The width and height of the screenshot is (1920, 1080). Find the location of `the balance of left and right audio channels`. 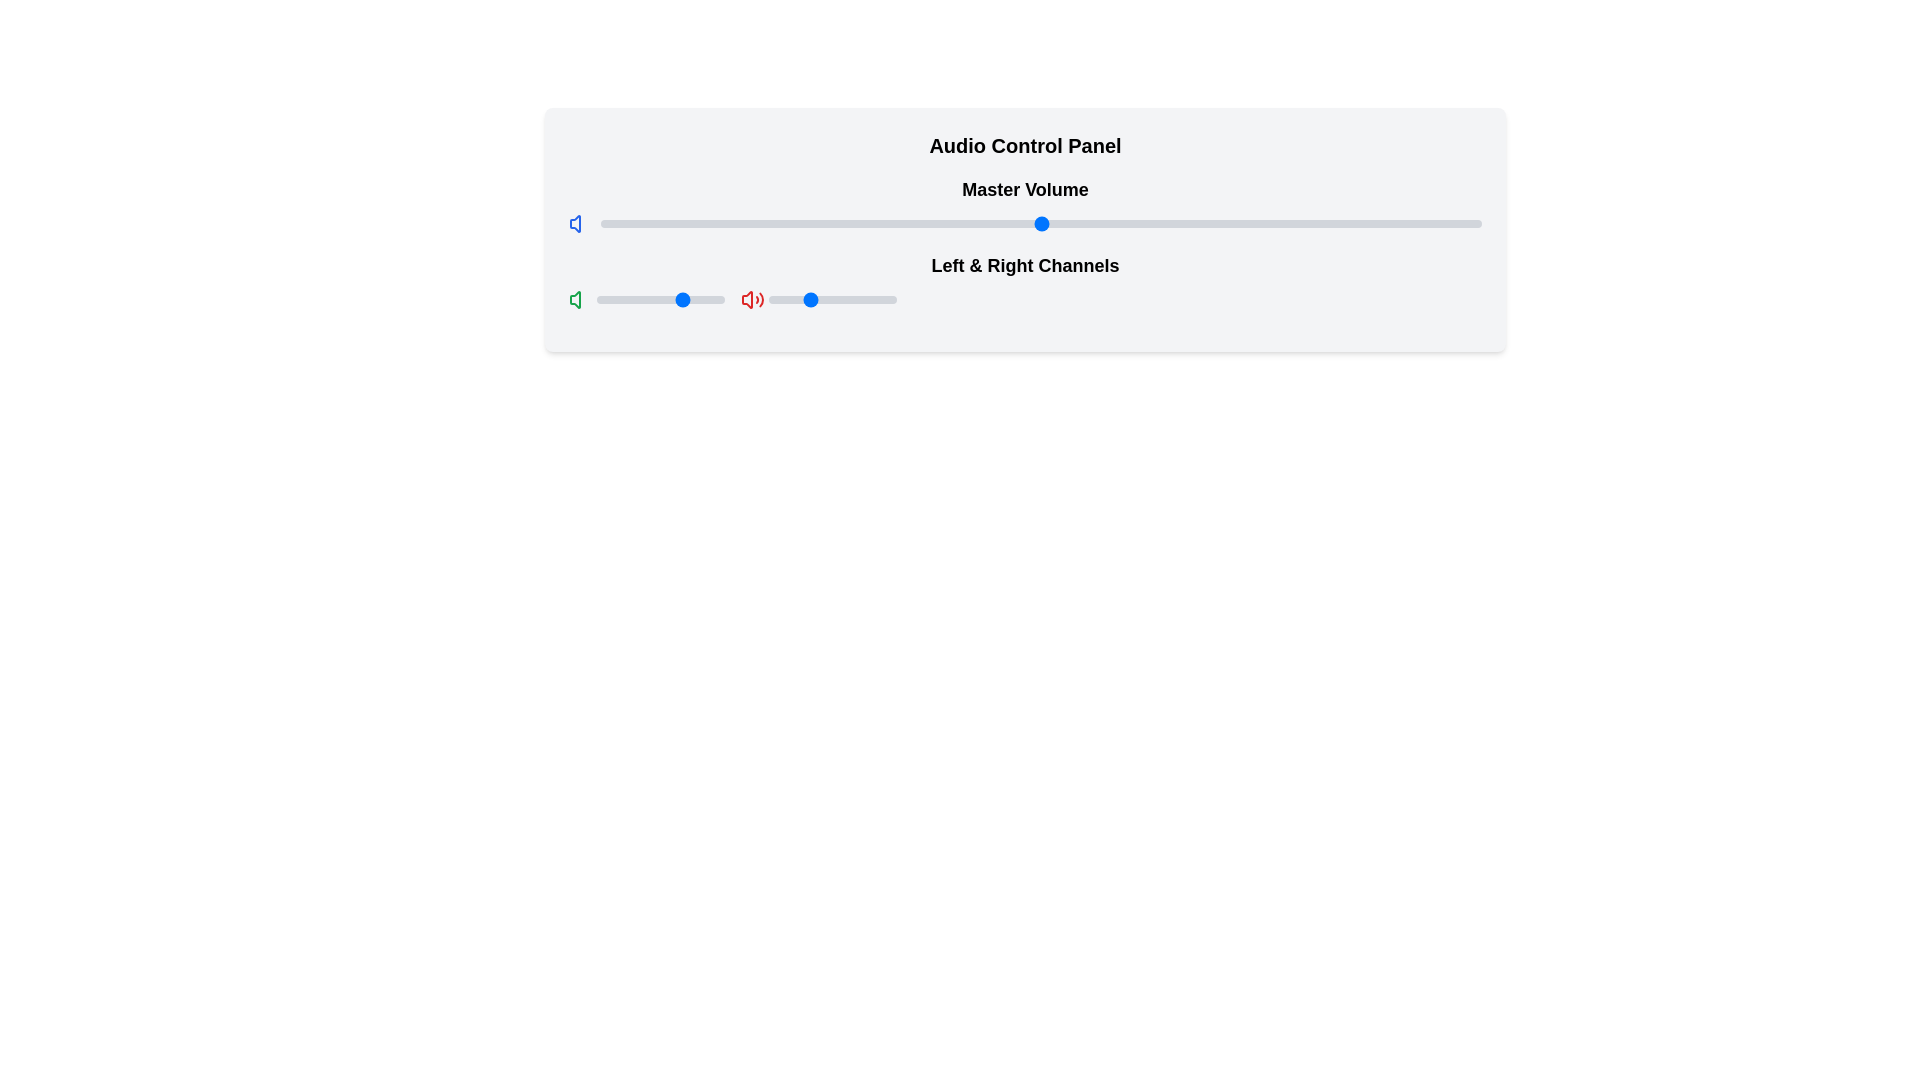

the balance of left and right audio channels is located at coordinates (816, 300).